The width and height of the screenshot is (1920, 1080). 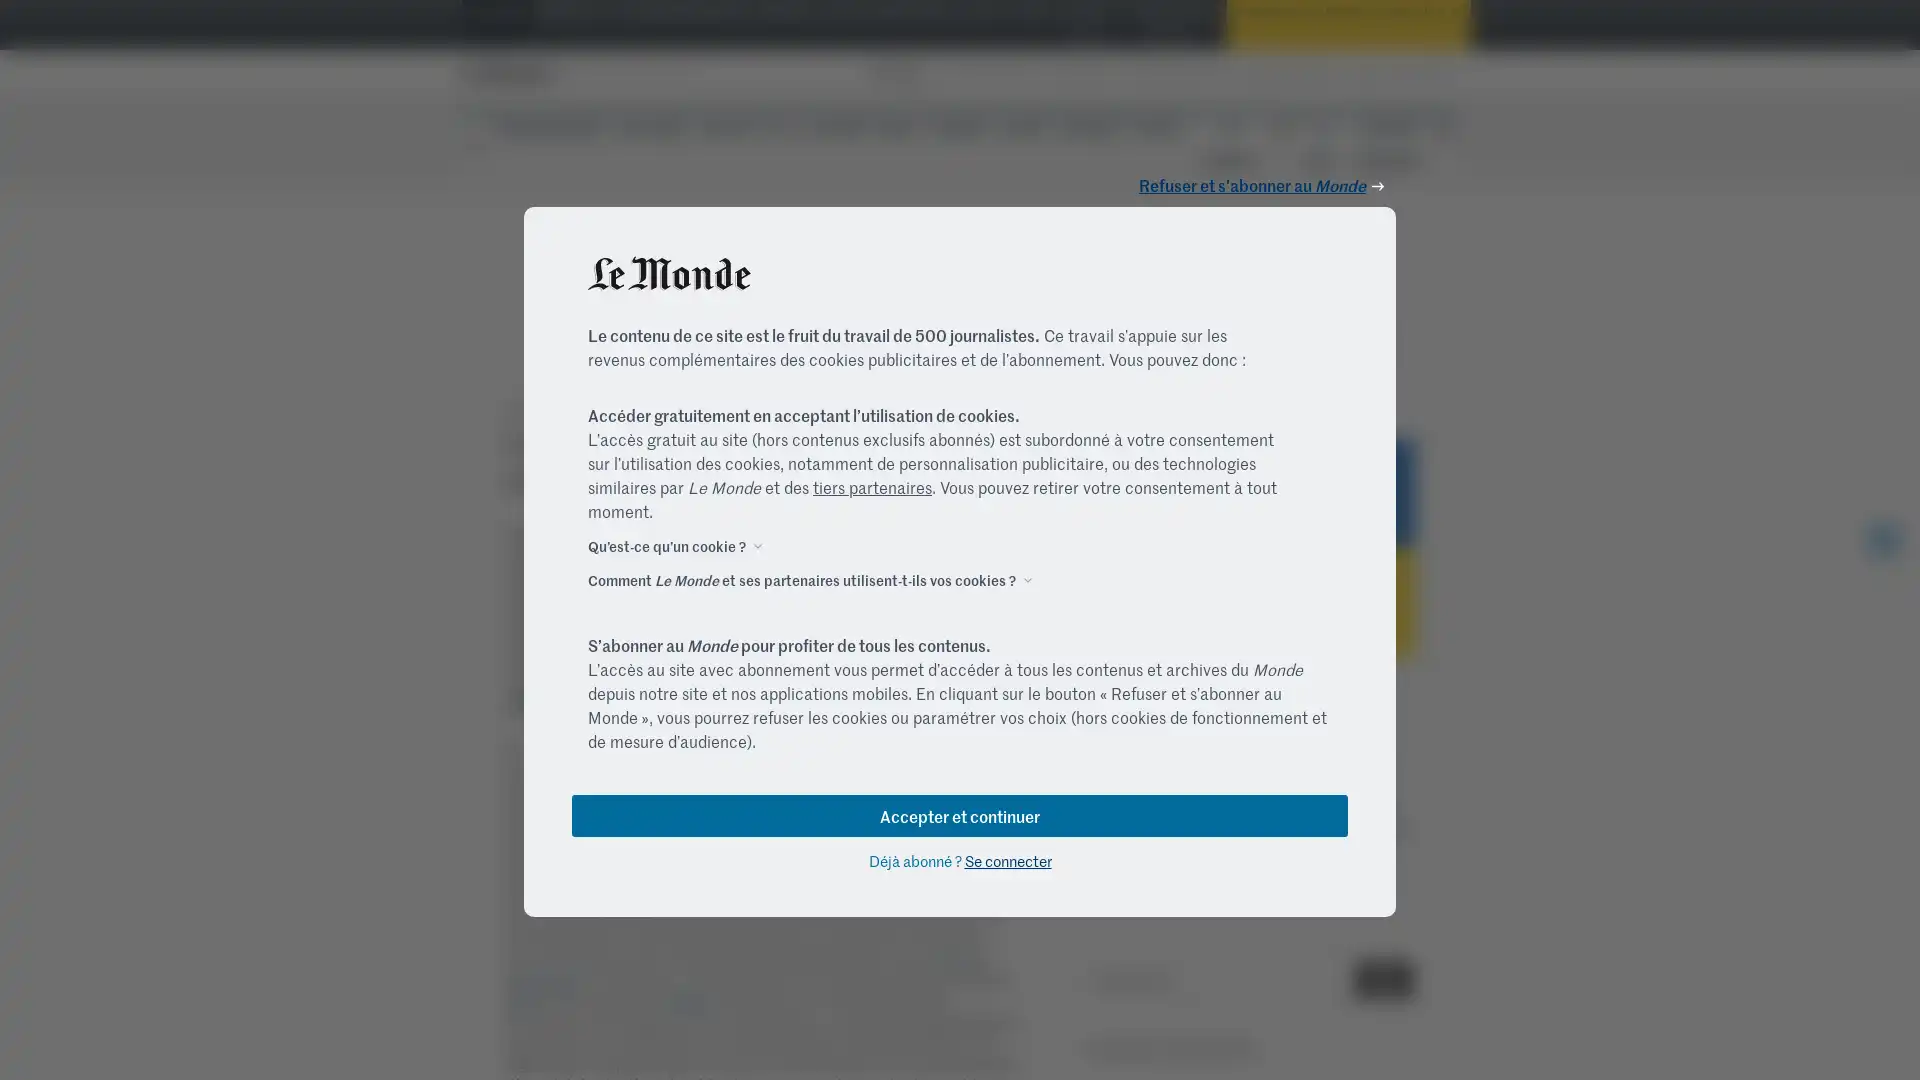 What do you see at coordinates (801, 578) in the screenshot?
I see `Comment Le Monde et ses partenaires utilisent-t-ils vos cookies ?` at bounding box center [801, 578].